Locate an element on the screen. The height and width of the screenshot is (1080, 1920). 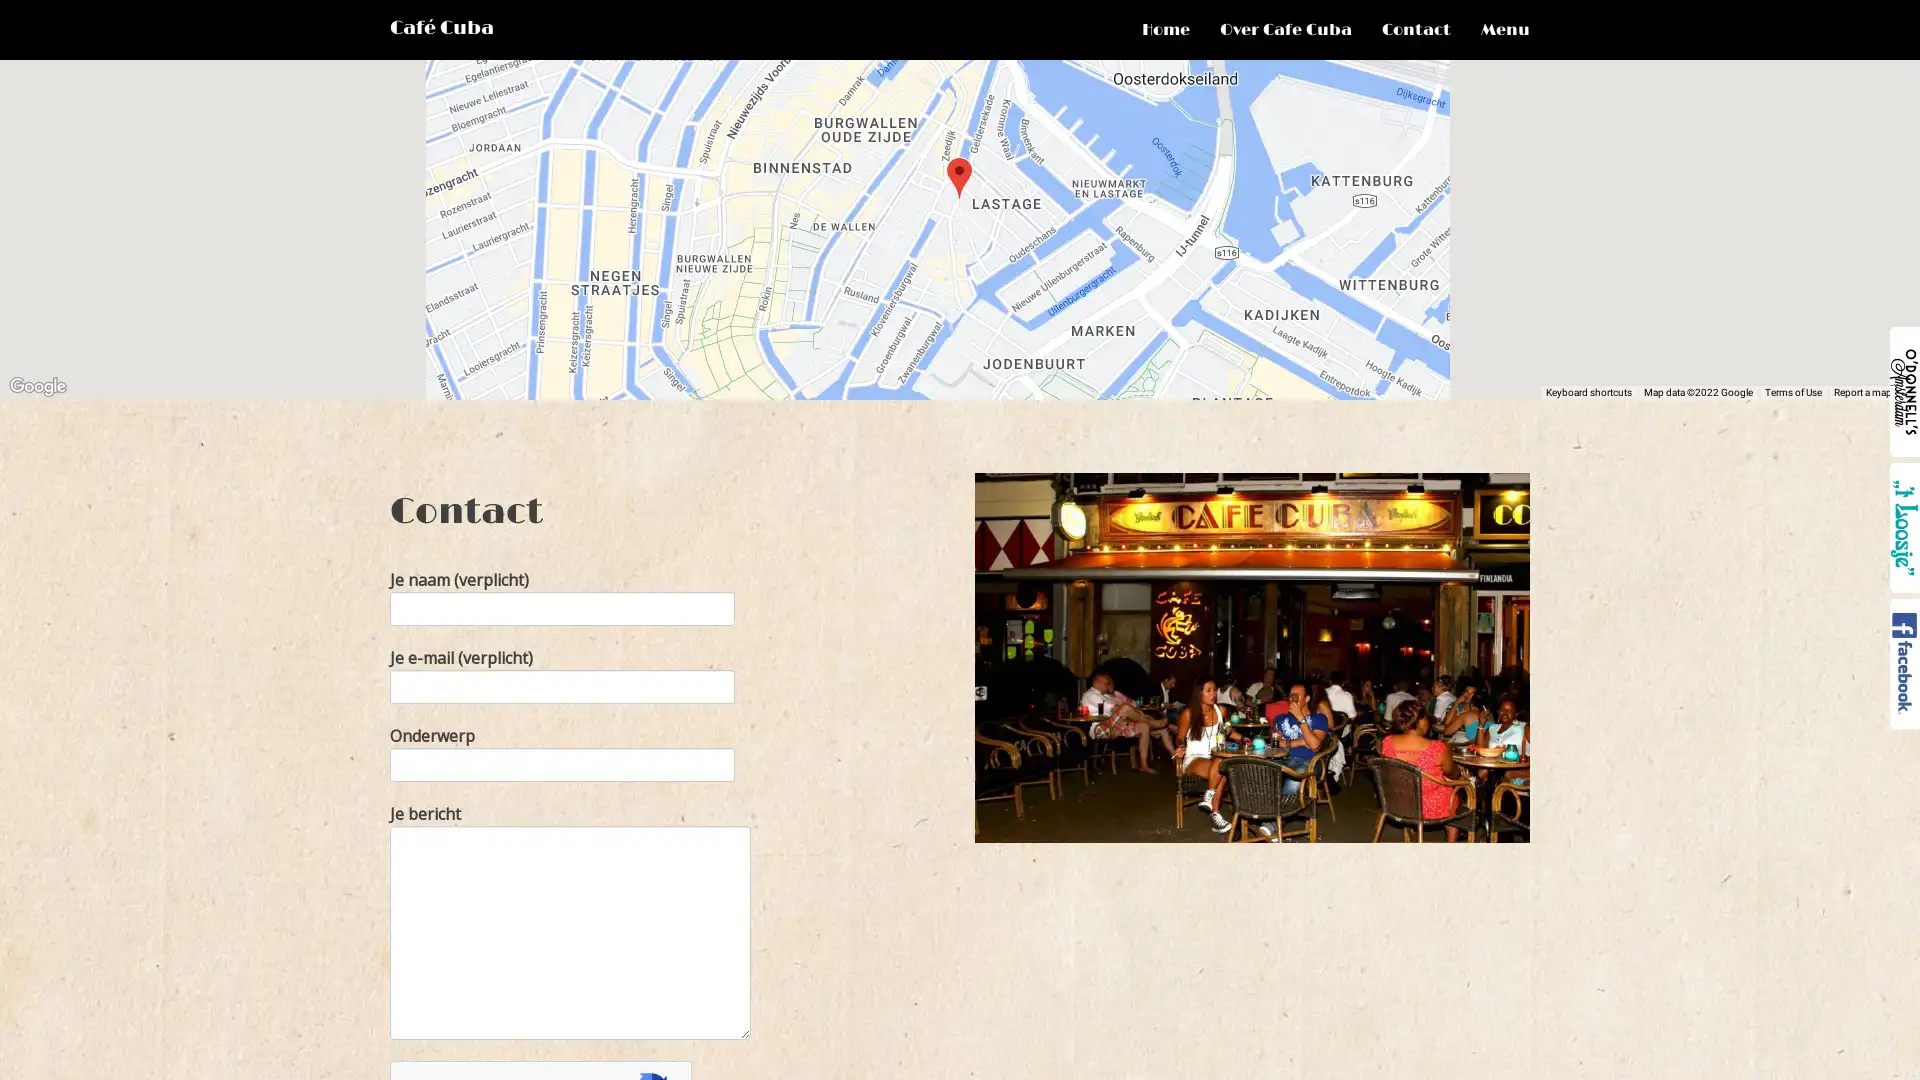
Keyboard shortcuts is located at coordinates (1587, 393).